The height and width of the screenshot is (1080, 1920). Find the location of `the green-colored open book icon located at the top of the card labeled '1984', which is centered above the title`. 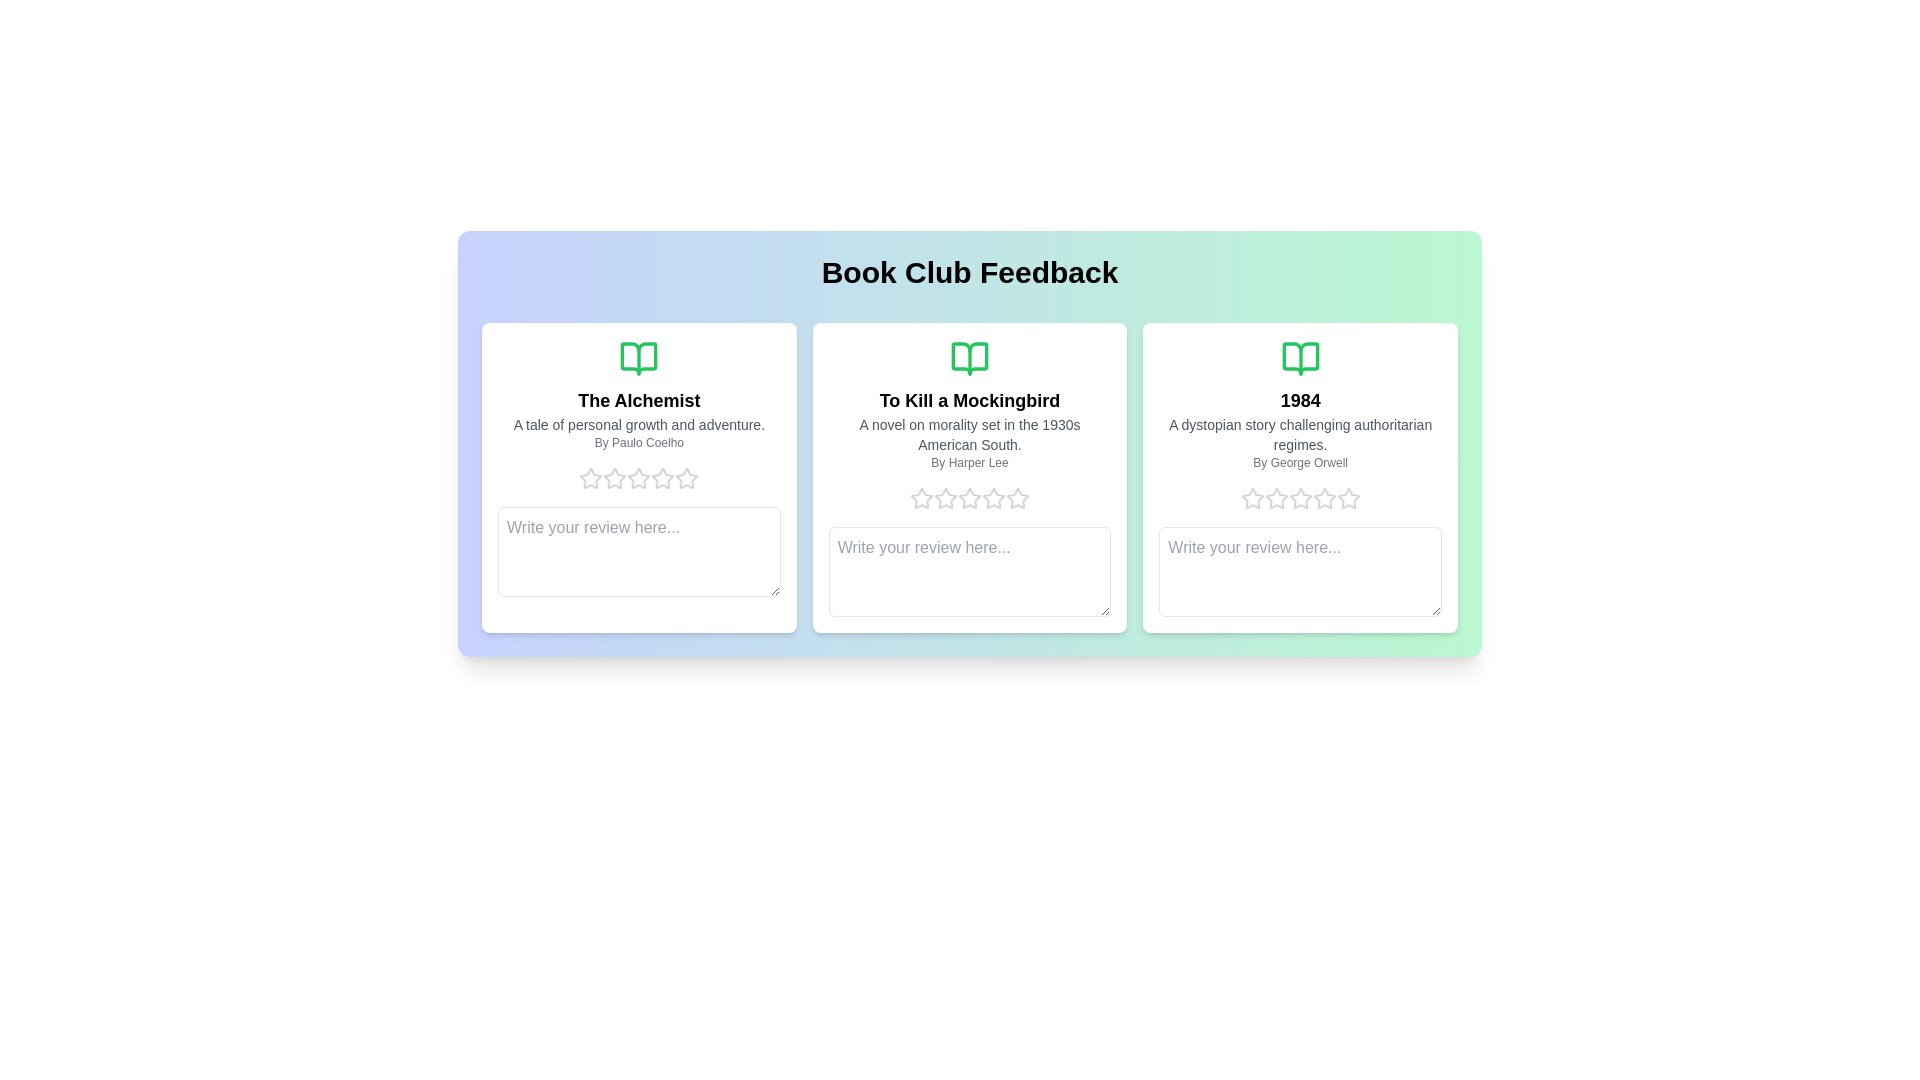

the green-colored open book icon located at the top of the card labeled '1984', which is centered above the title is located at coordinates (1300, 357).